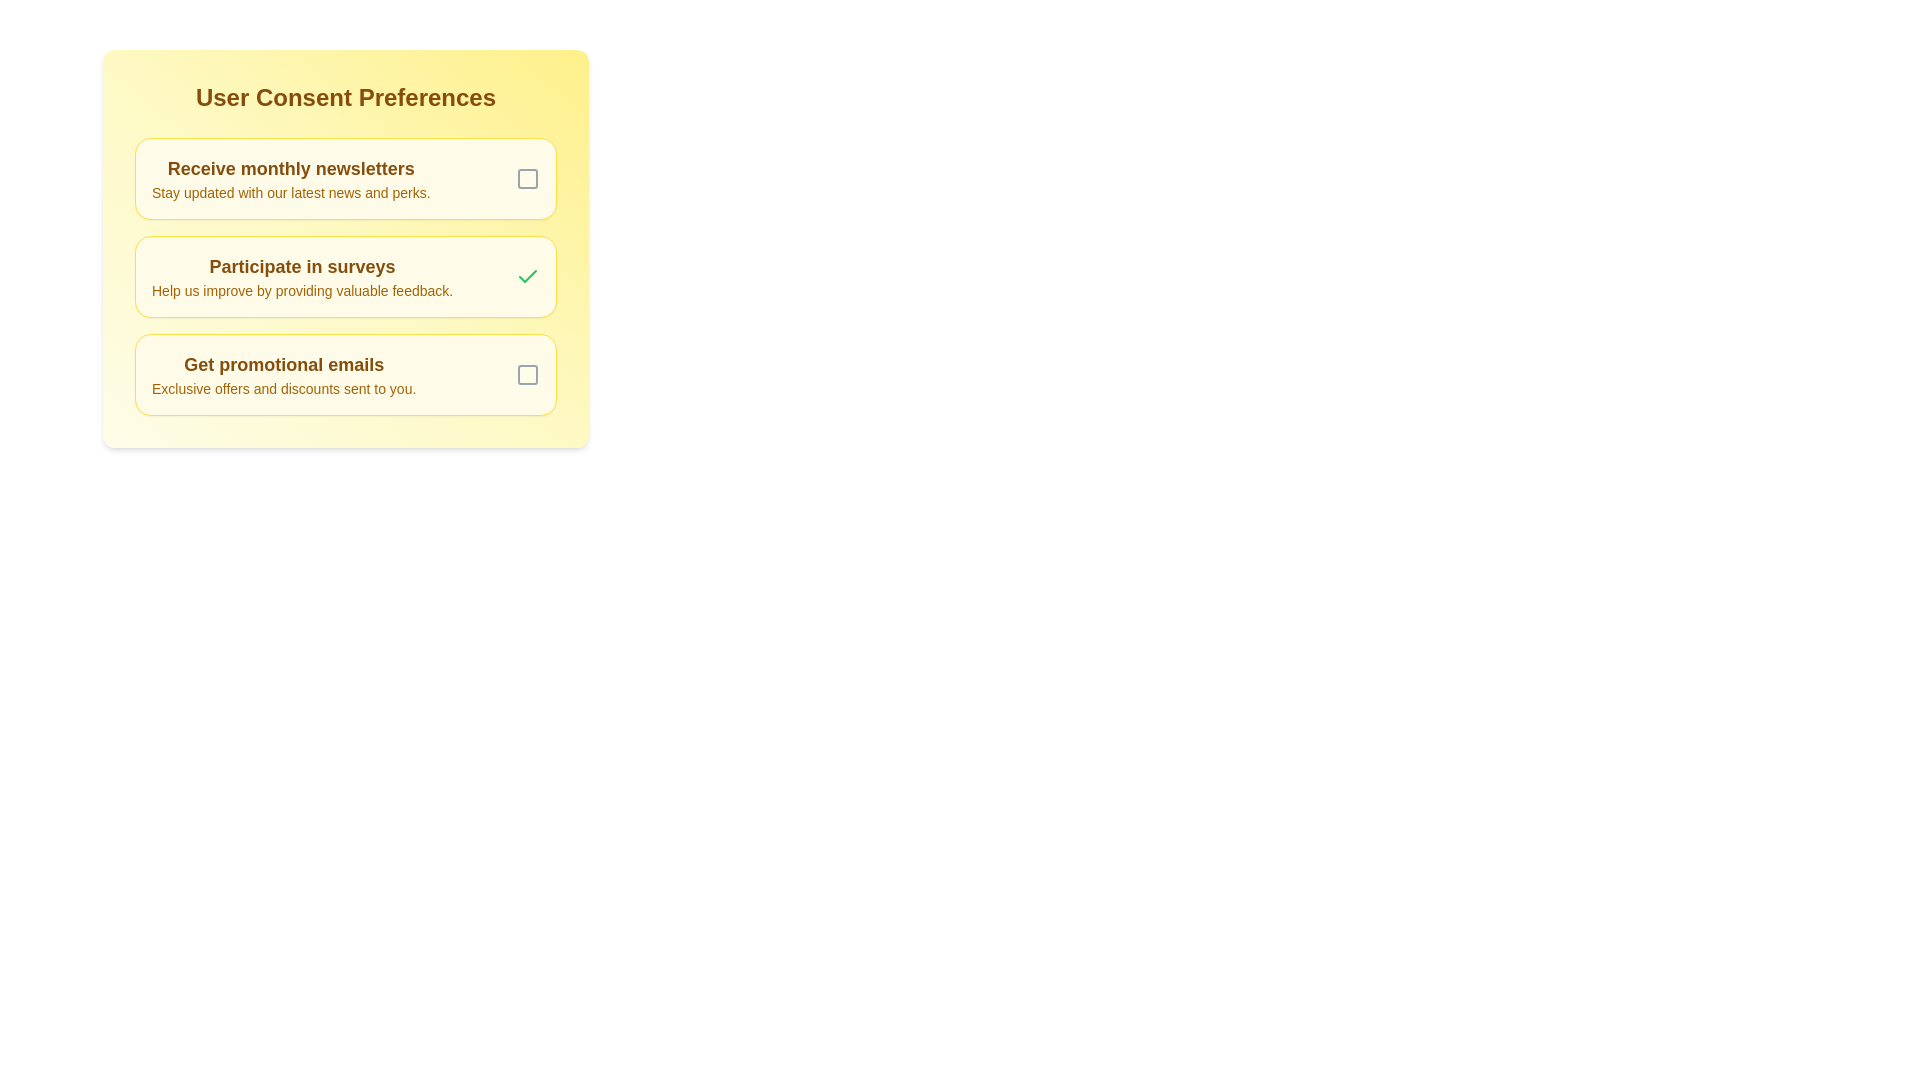  Describe the element at coordinates (290, 192) in the screenshot. I see `the Text Description that explains the benefits of subscribing to the 'Receive monthly newsletters' section, which is located directly below its heading` at that location.